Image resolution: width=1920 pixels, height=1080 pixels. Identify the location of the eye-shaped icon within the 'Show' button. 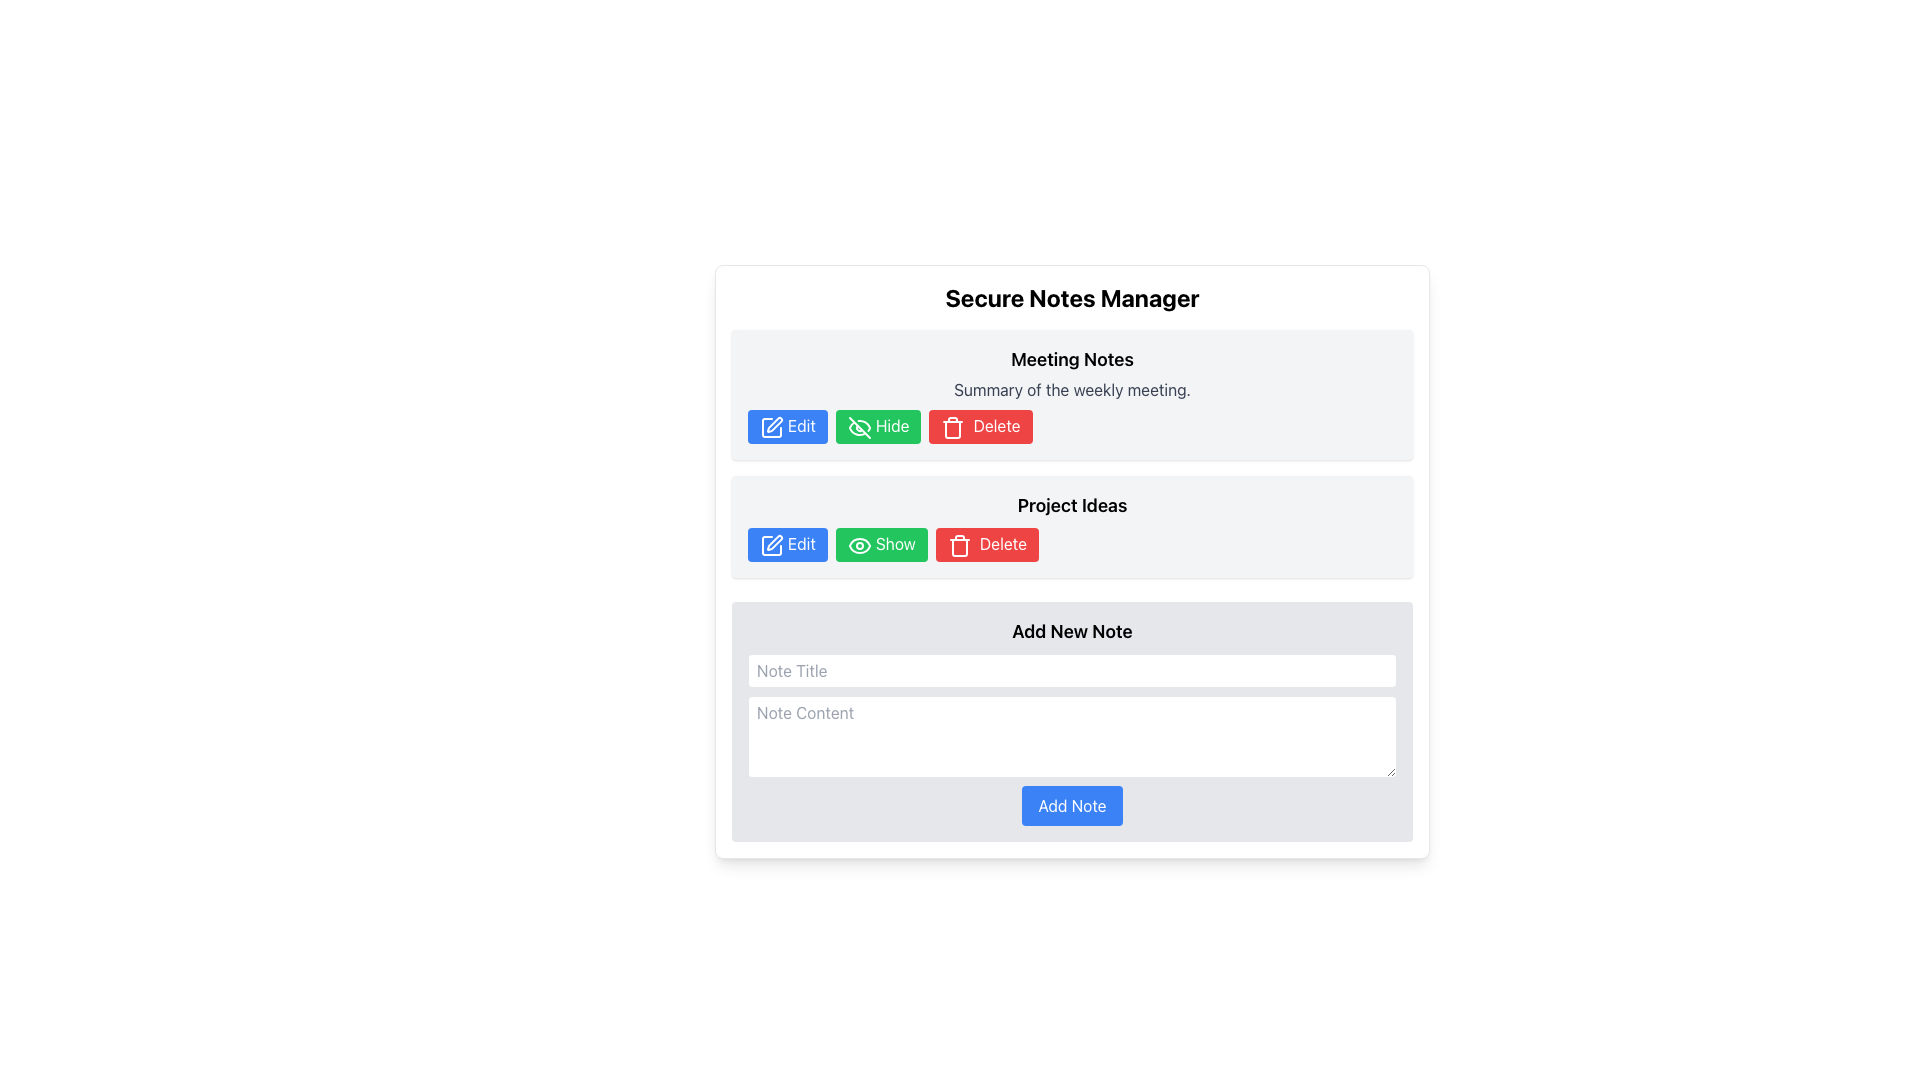
(859, 545).